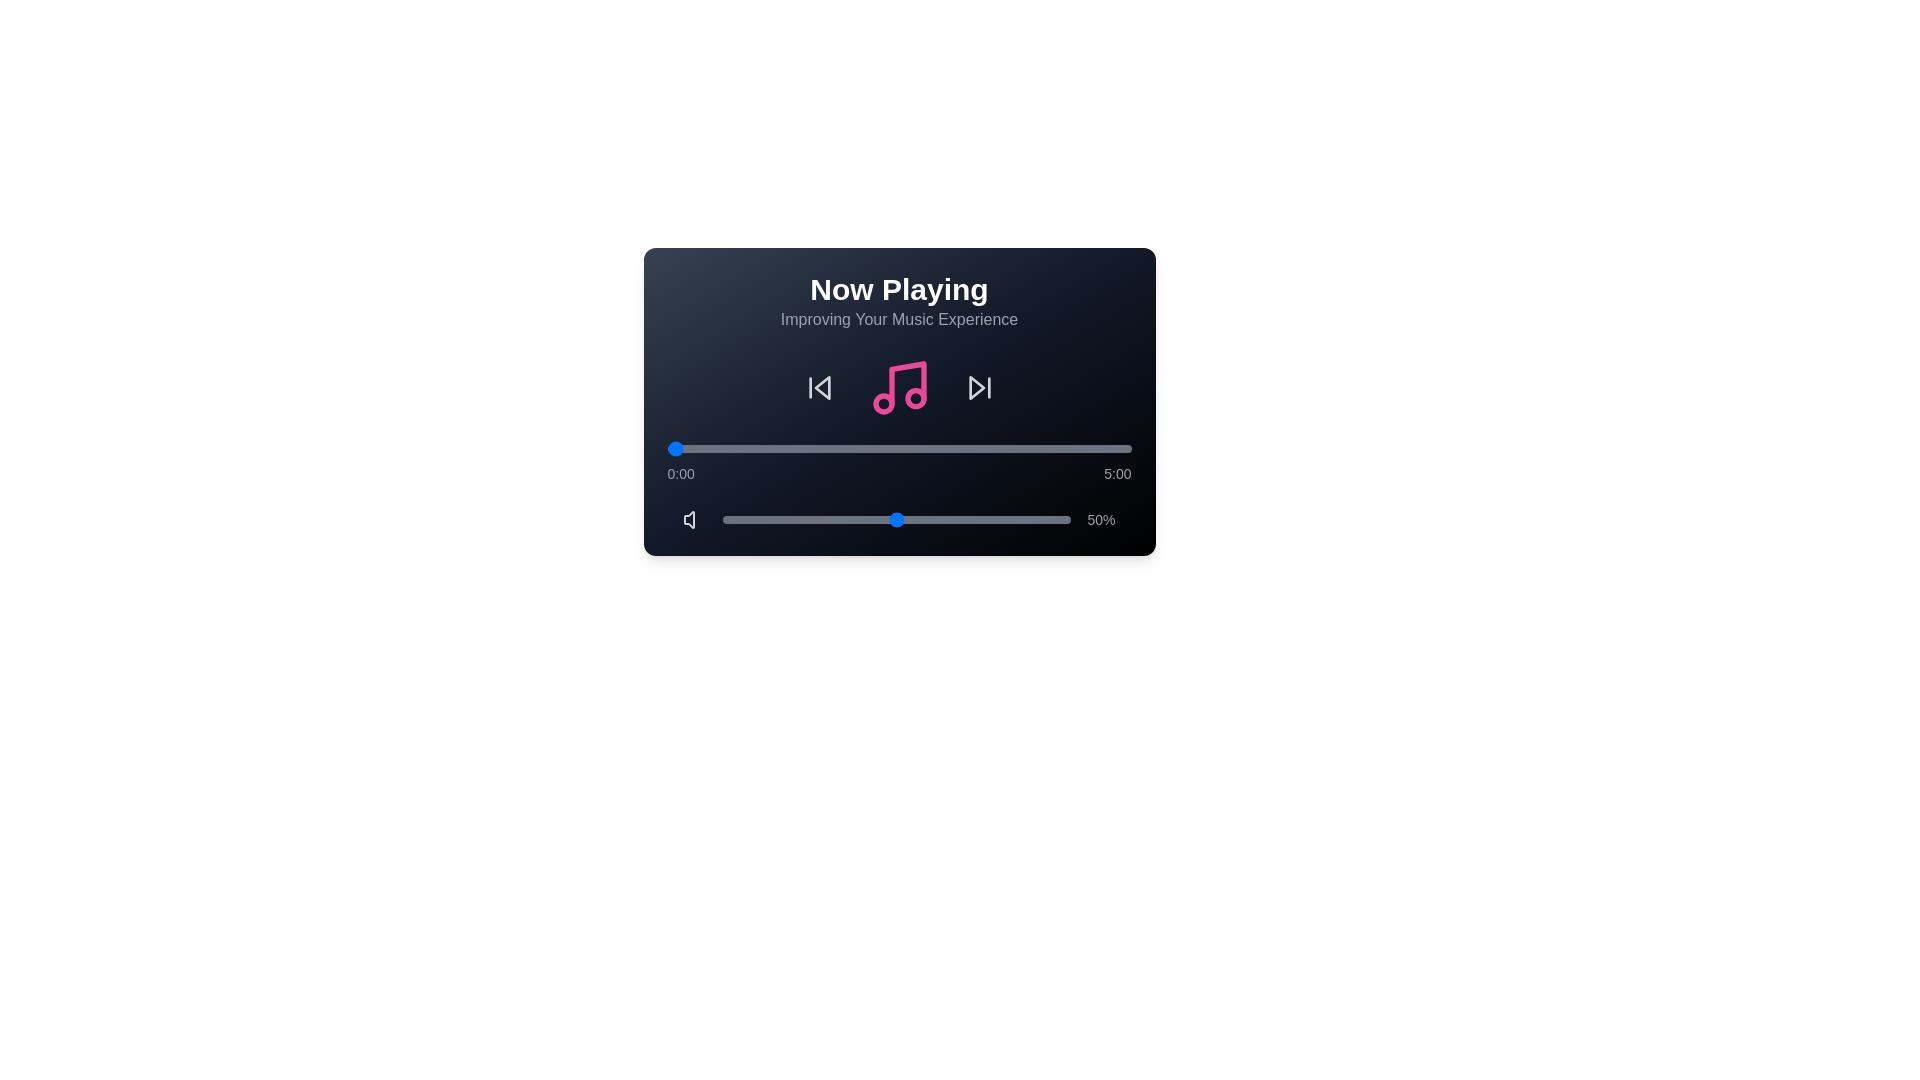  I want to click on the playback progress to 192 seconds, so click(964, 447).